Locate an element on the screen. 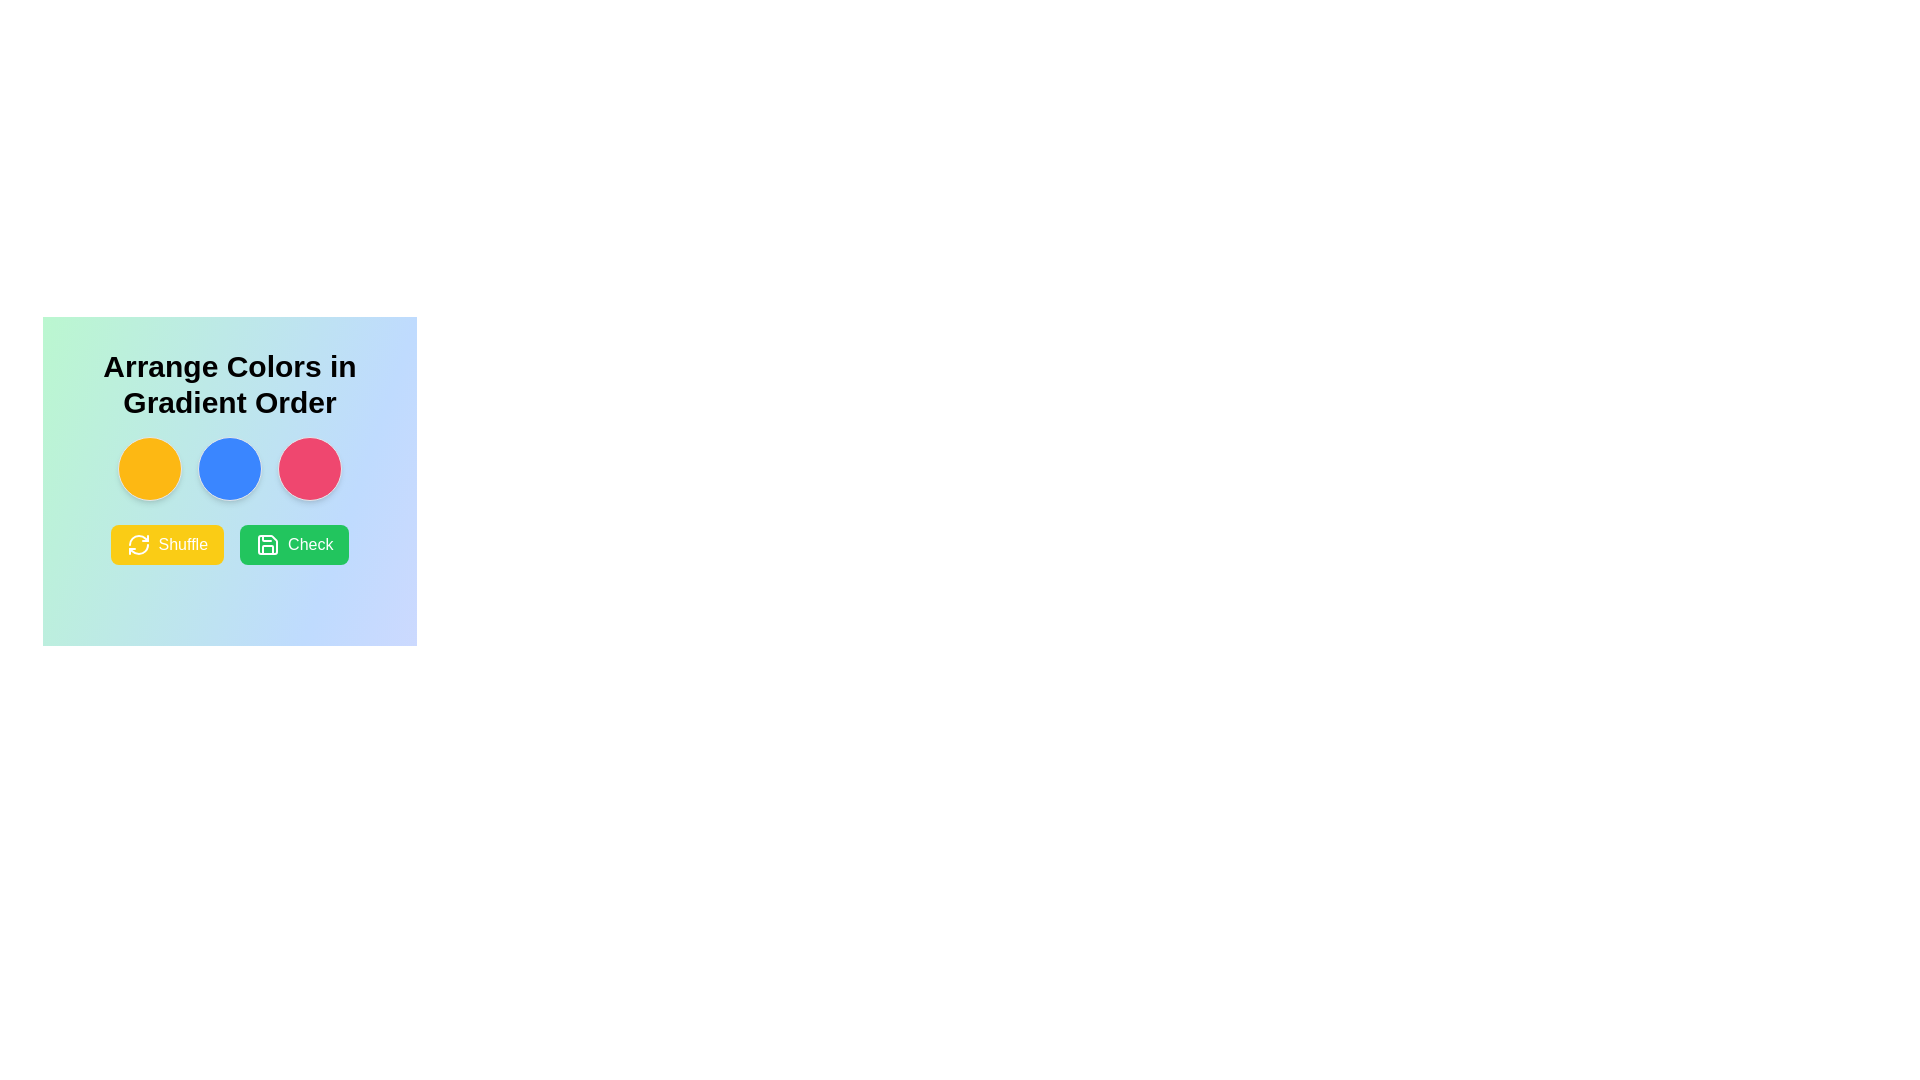 This screenshot has width=1920, height=1080. the second draggable circle with a blue background color is located at coordinates (230, 469).